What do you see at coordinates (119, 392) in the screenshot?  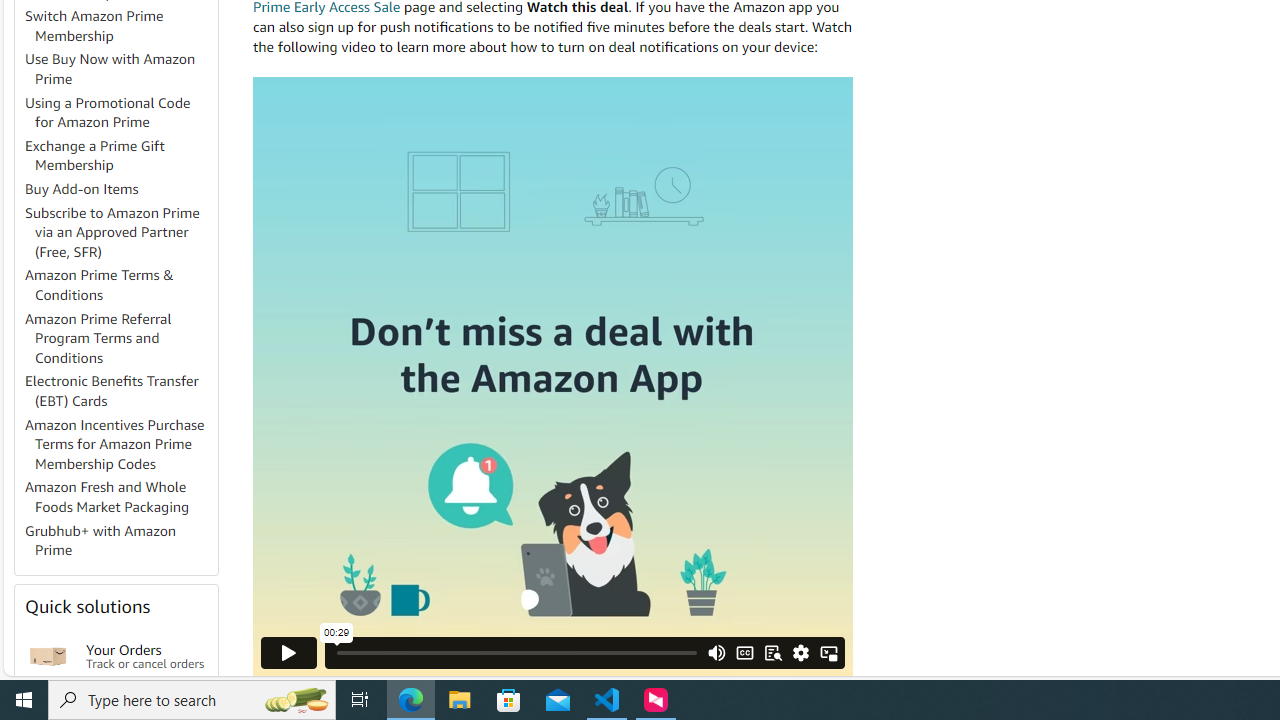 I see `'Electronic Benefits Transfer (EBT) Cards'` at bounding box center [119, 392].